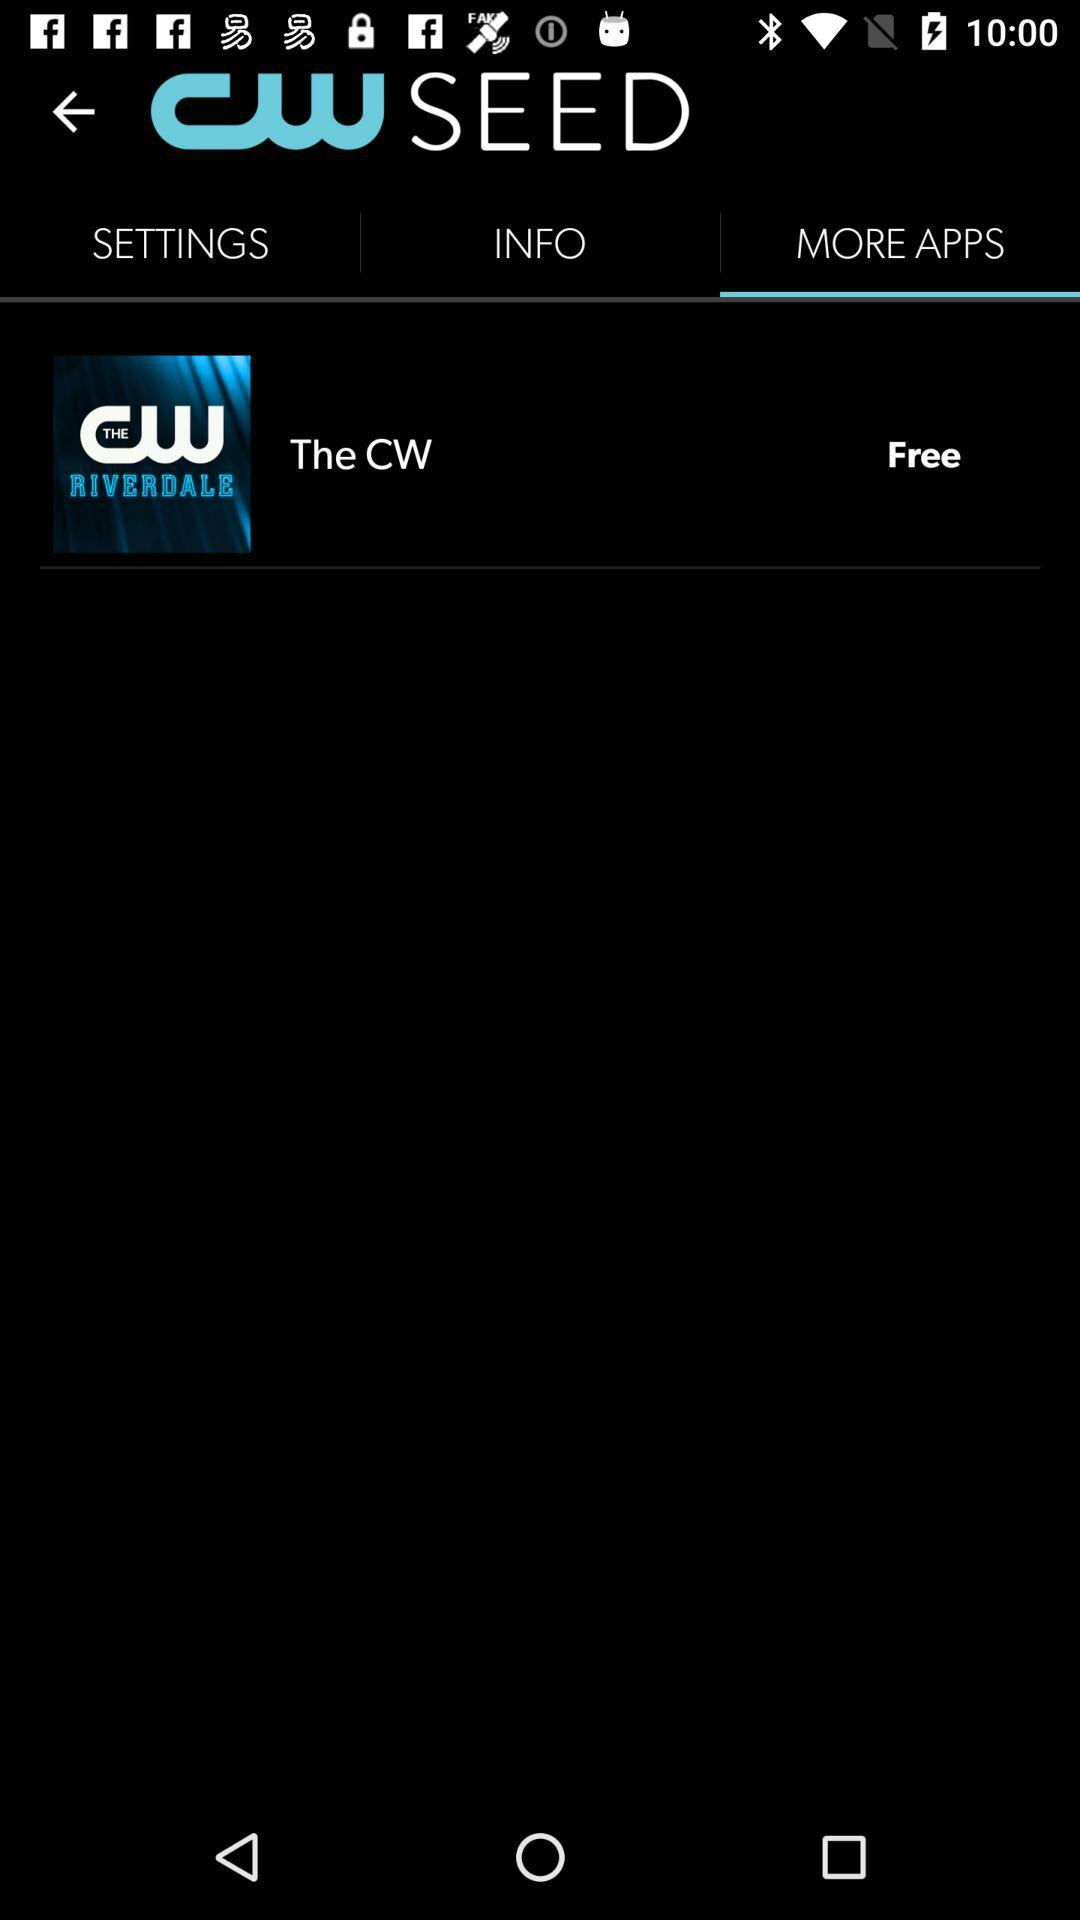 The image size is (1080, 1920). Describe the element at coordinates (898, 242) in the screenshot. I see `icon next to info icon` at that location.